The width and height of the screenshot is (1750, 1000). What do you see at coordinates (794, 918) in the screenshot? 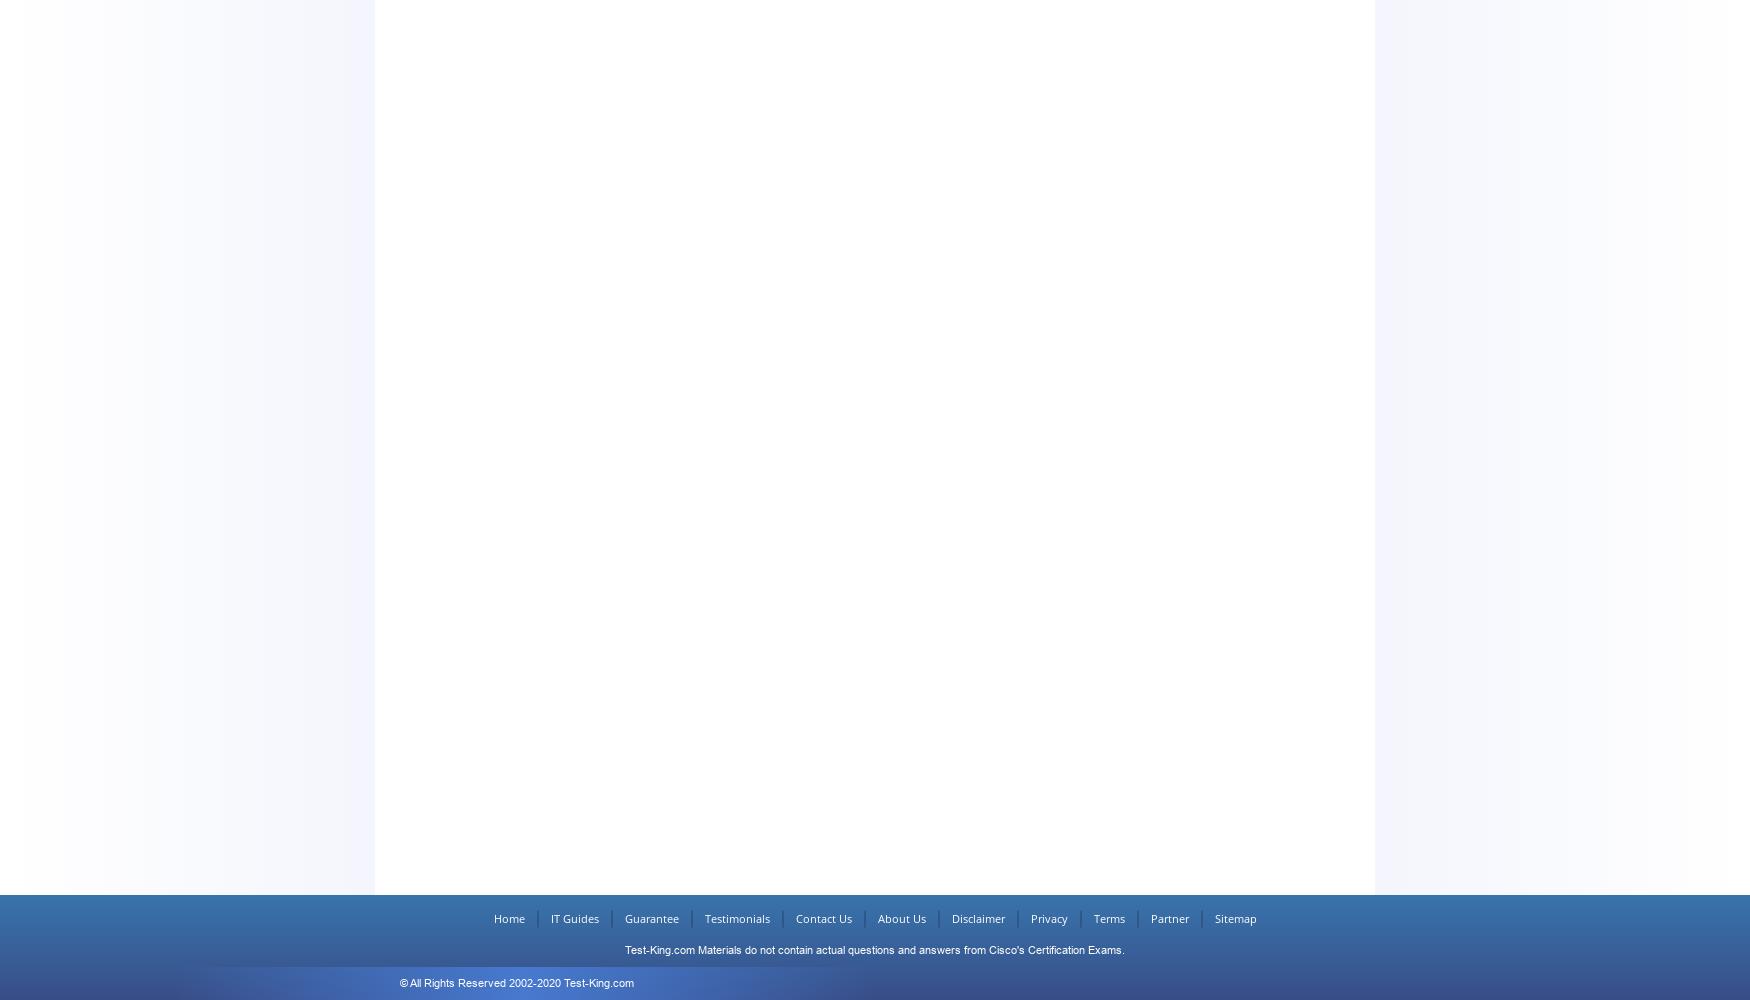
I see `'Contact Us'` at bounding box center [794, 918].